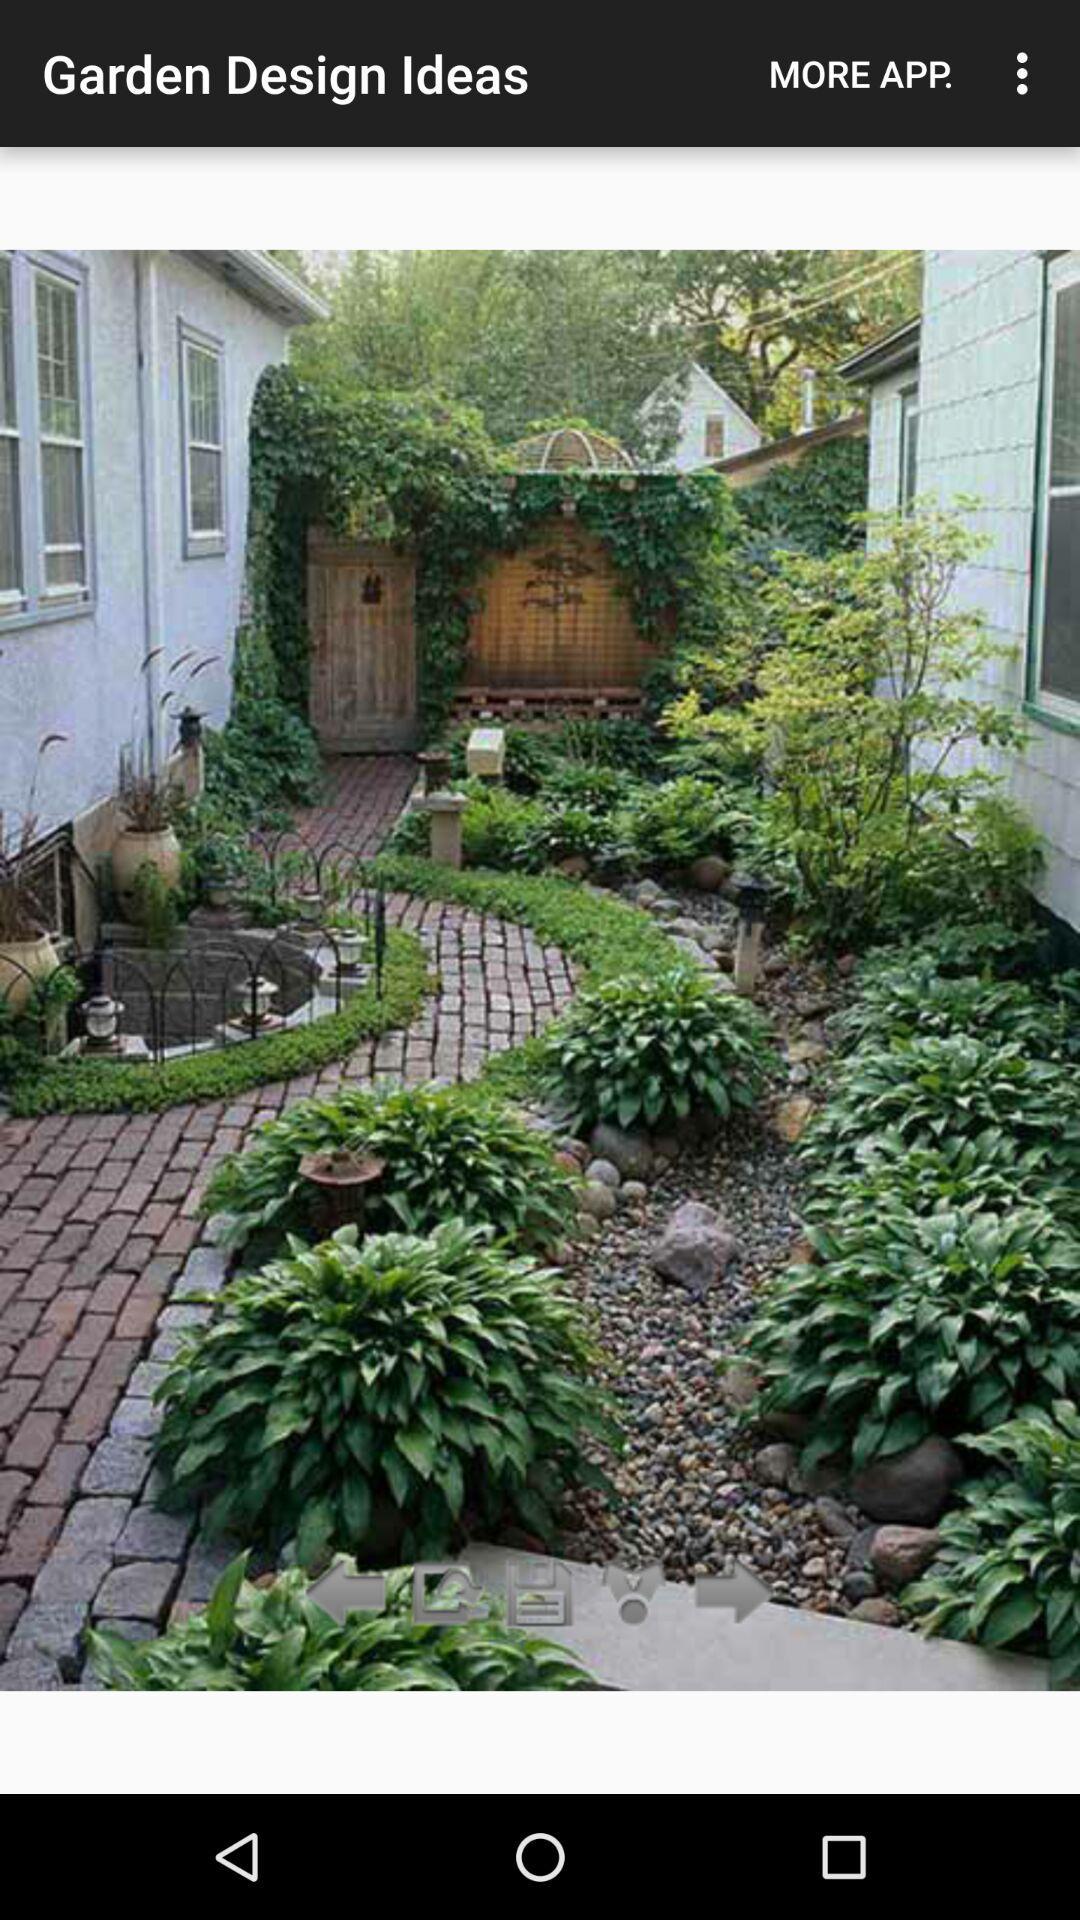 This screenshot has height=1920, width=1080. Describe the element at coordinates (634, 1593) in the screenshot. I see `the share icon` at that location.